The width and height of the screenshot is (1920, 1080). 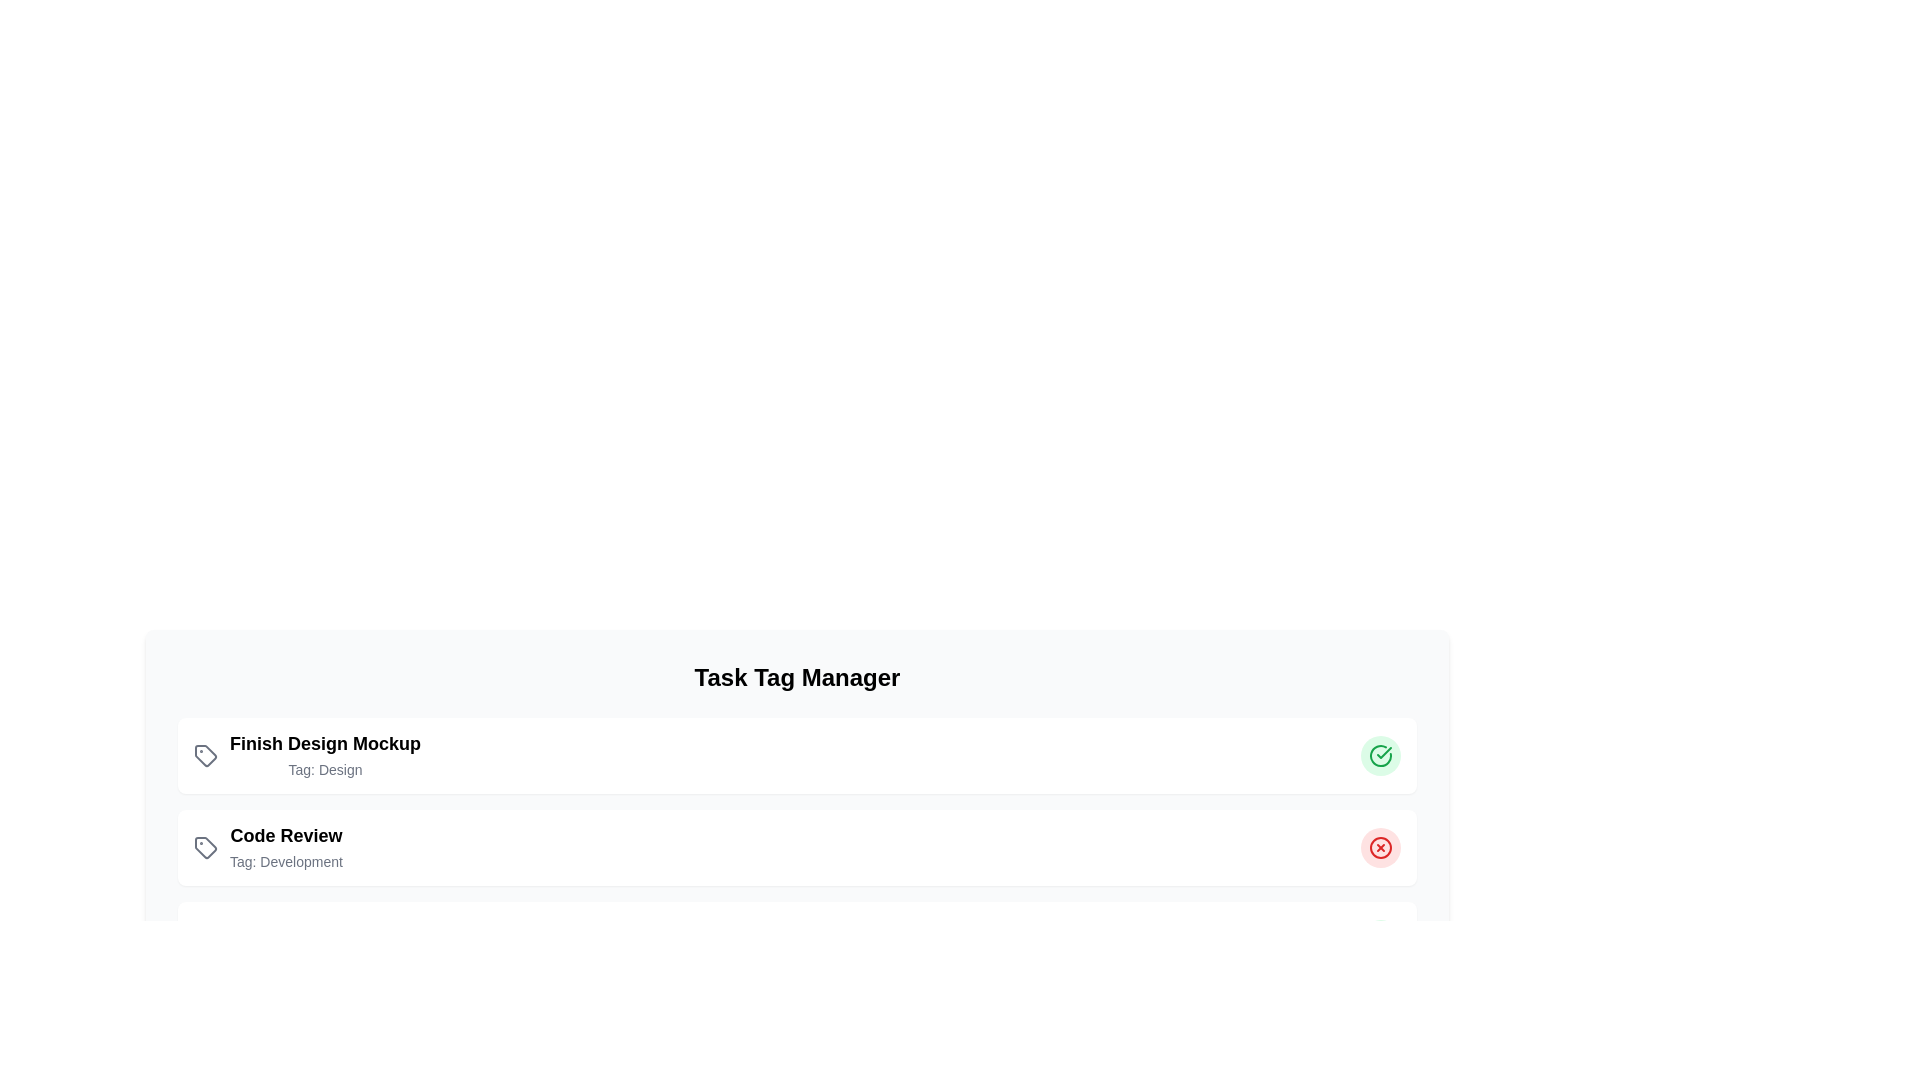 I want to click on the text element that serves as the title or description of the task, located at the upper-left region of the first task block in a vertically structured list, so click(x=325, y=744).